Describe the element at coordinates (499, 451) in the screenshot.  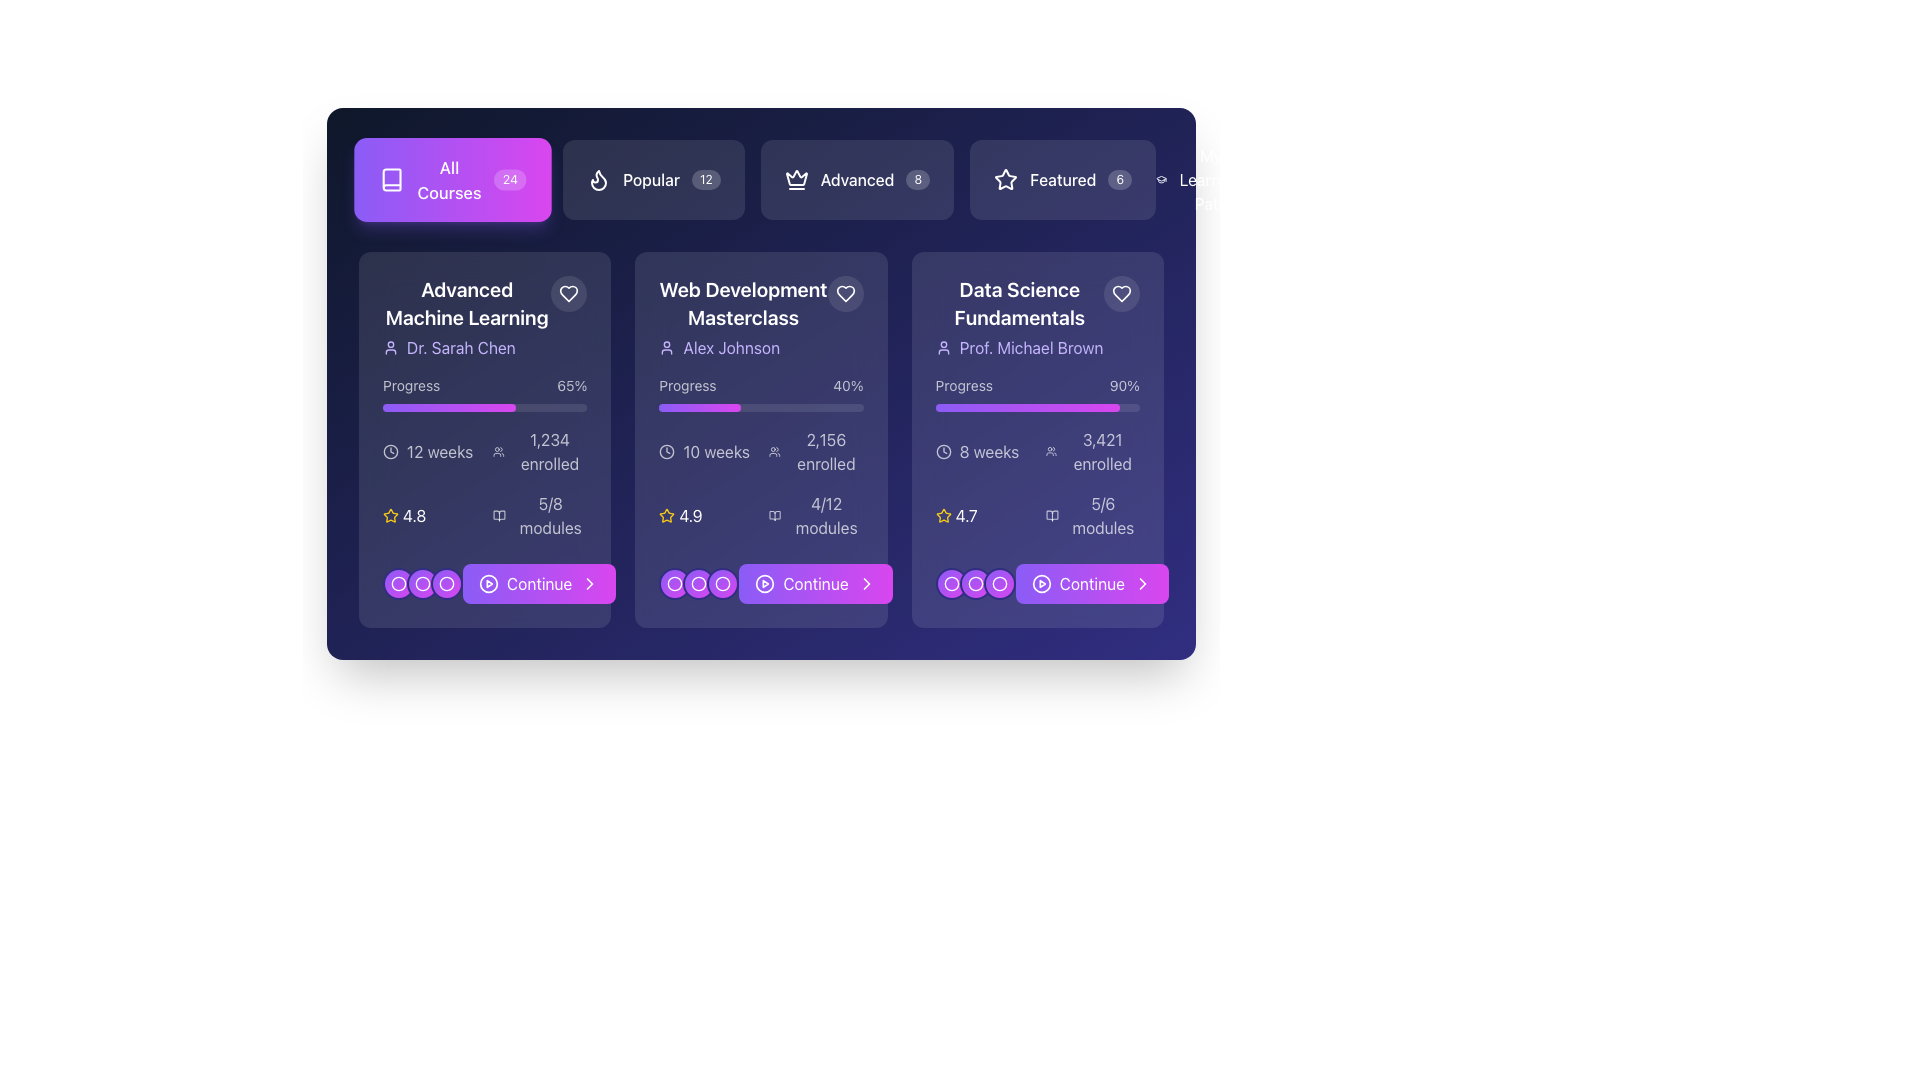
I see `the multiple users icon (SVG) located to the left of the text '1,234 enrolled' in the enrollment details section of the 'Advanced Machine Learning' course card` at that location.